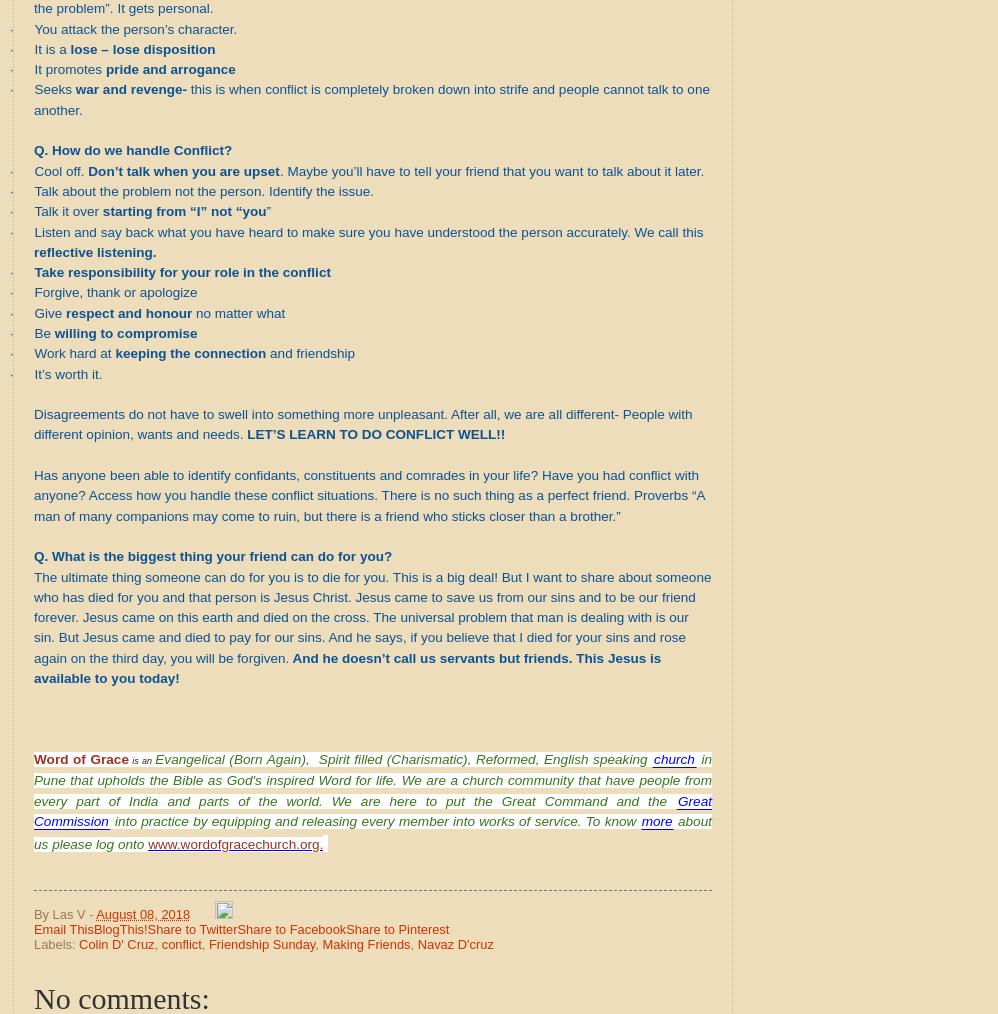 The height and width of the screenshot is (1014, 998). Describe the element at coordinates (133, 150) in the screenshot. I see `'Q. How do we handle Conflict?'` at that location.